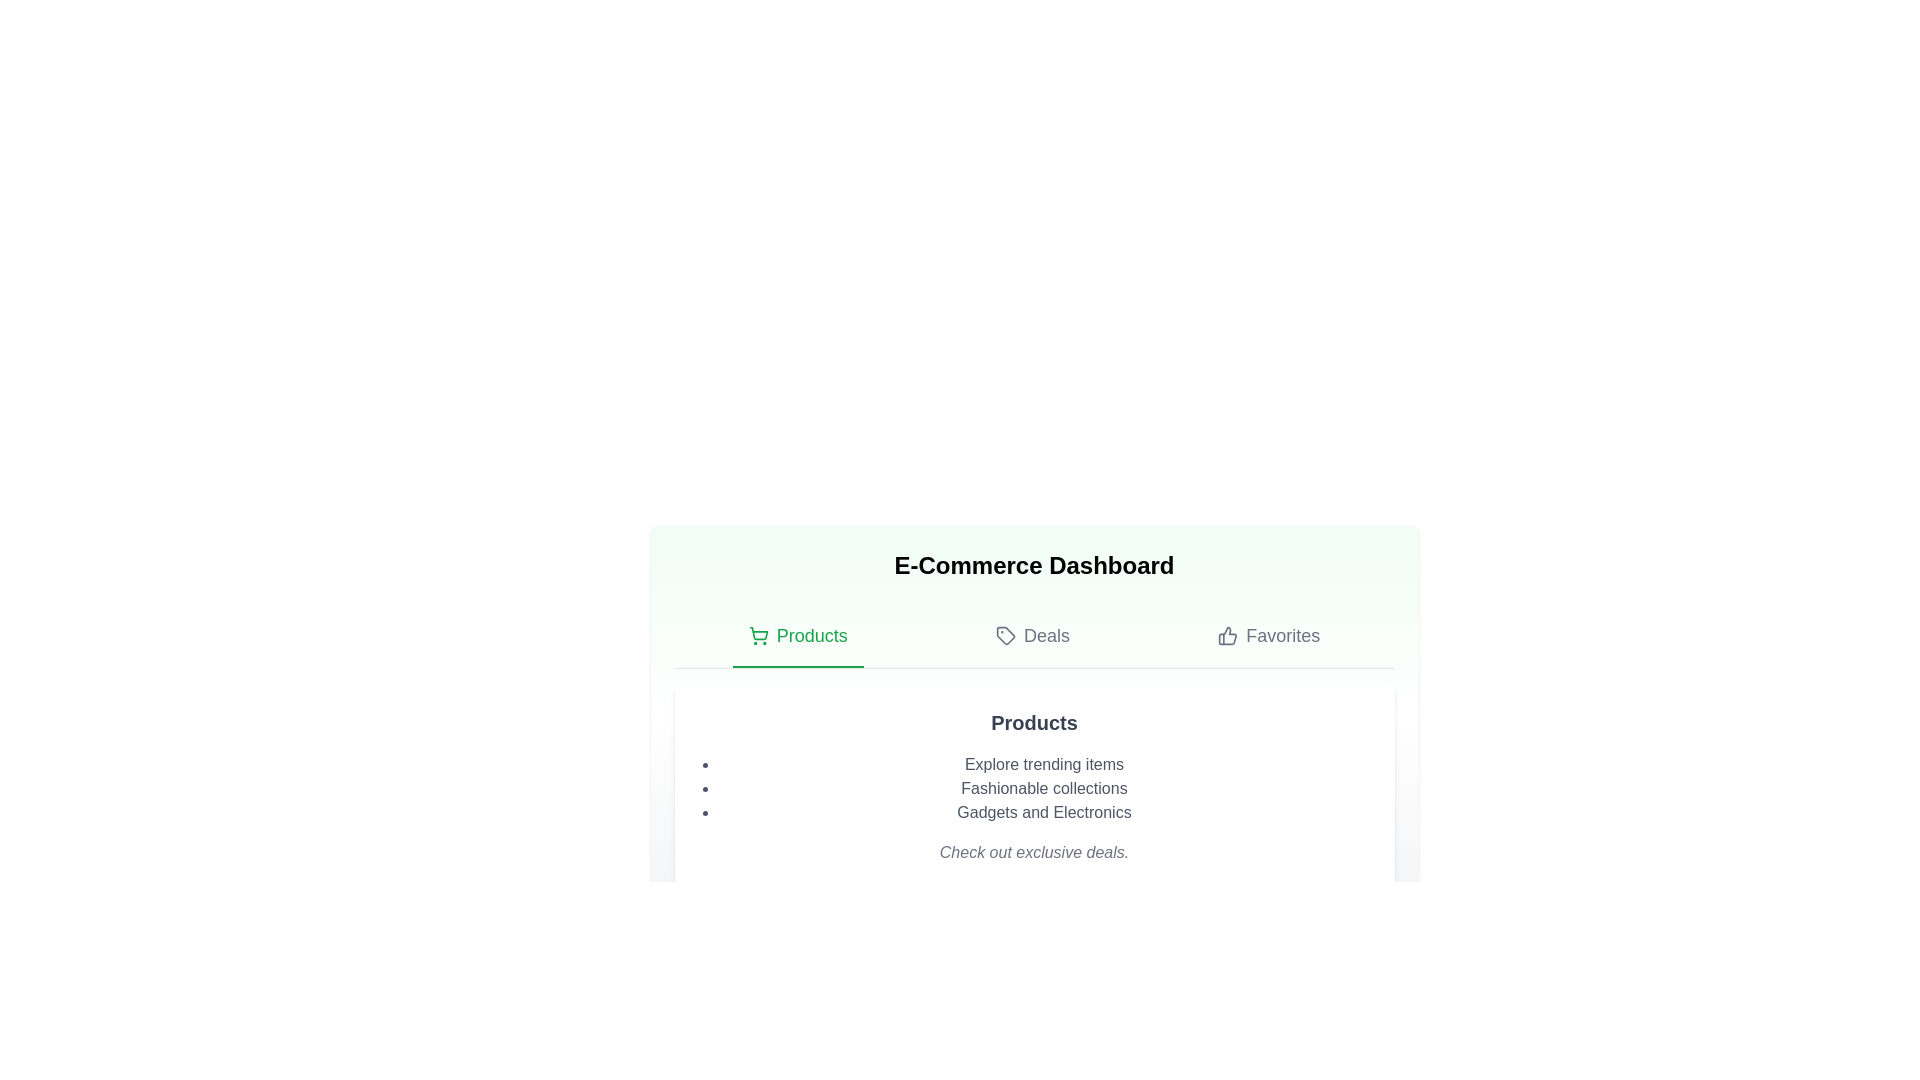  I want to click on the 'Products' header text element, so click(1034, 722).